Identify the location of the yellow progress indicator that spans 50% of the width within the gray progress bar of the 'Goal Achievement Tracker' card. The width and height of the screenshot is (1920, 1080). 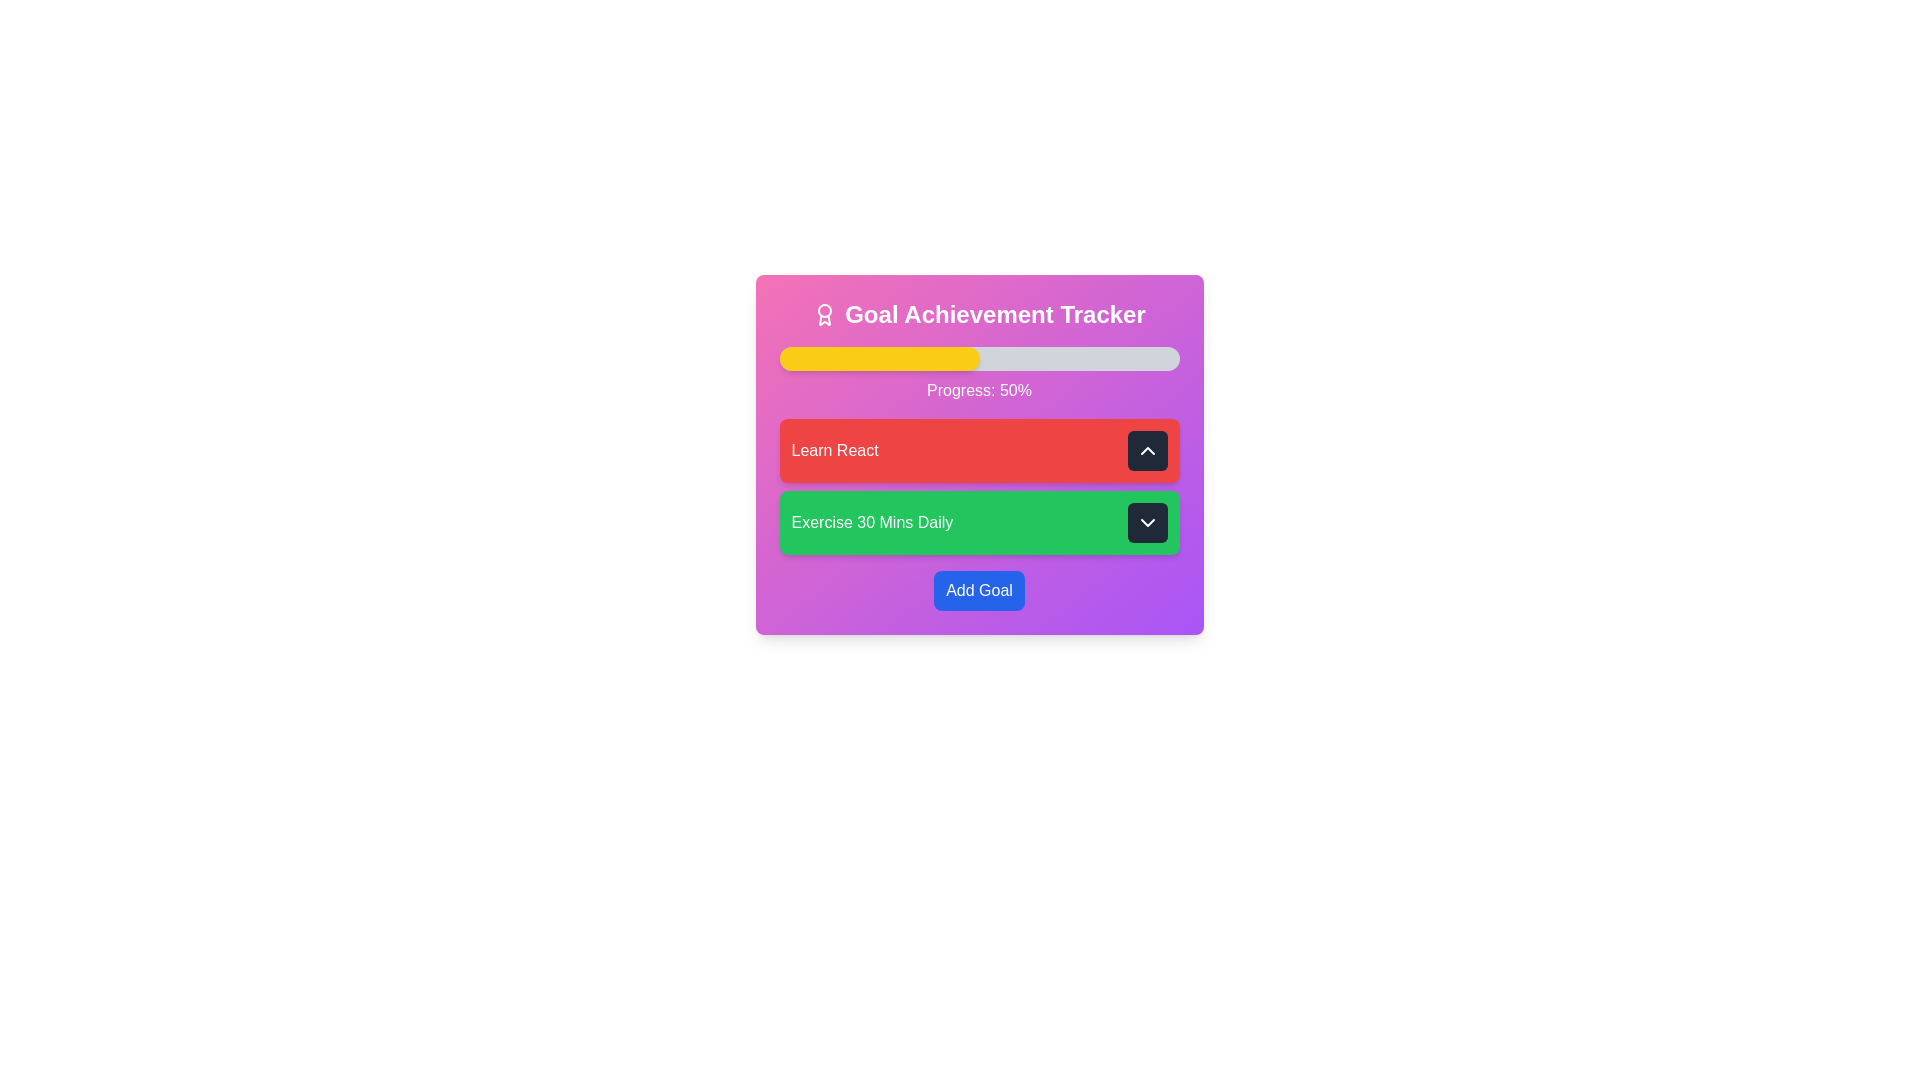
(879, 357).